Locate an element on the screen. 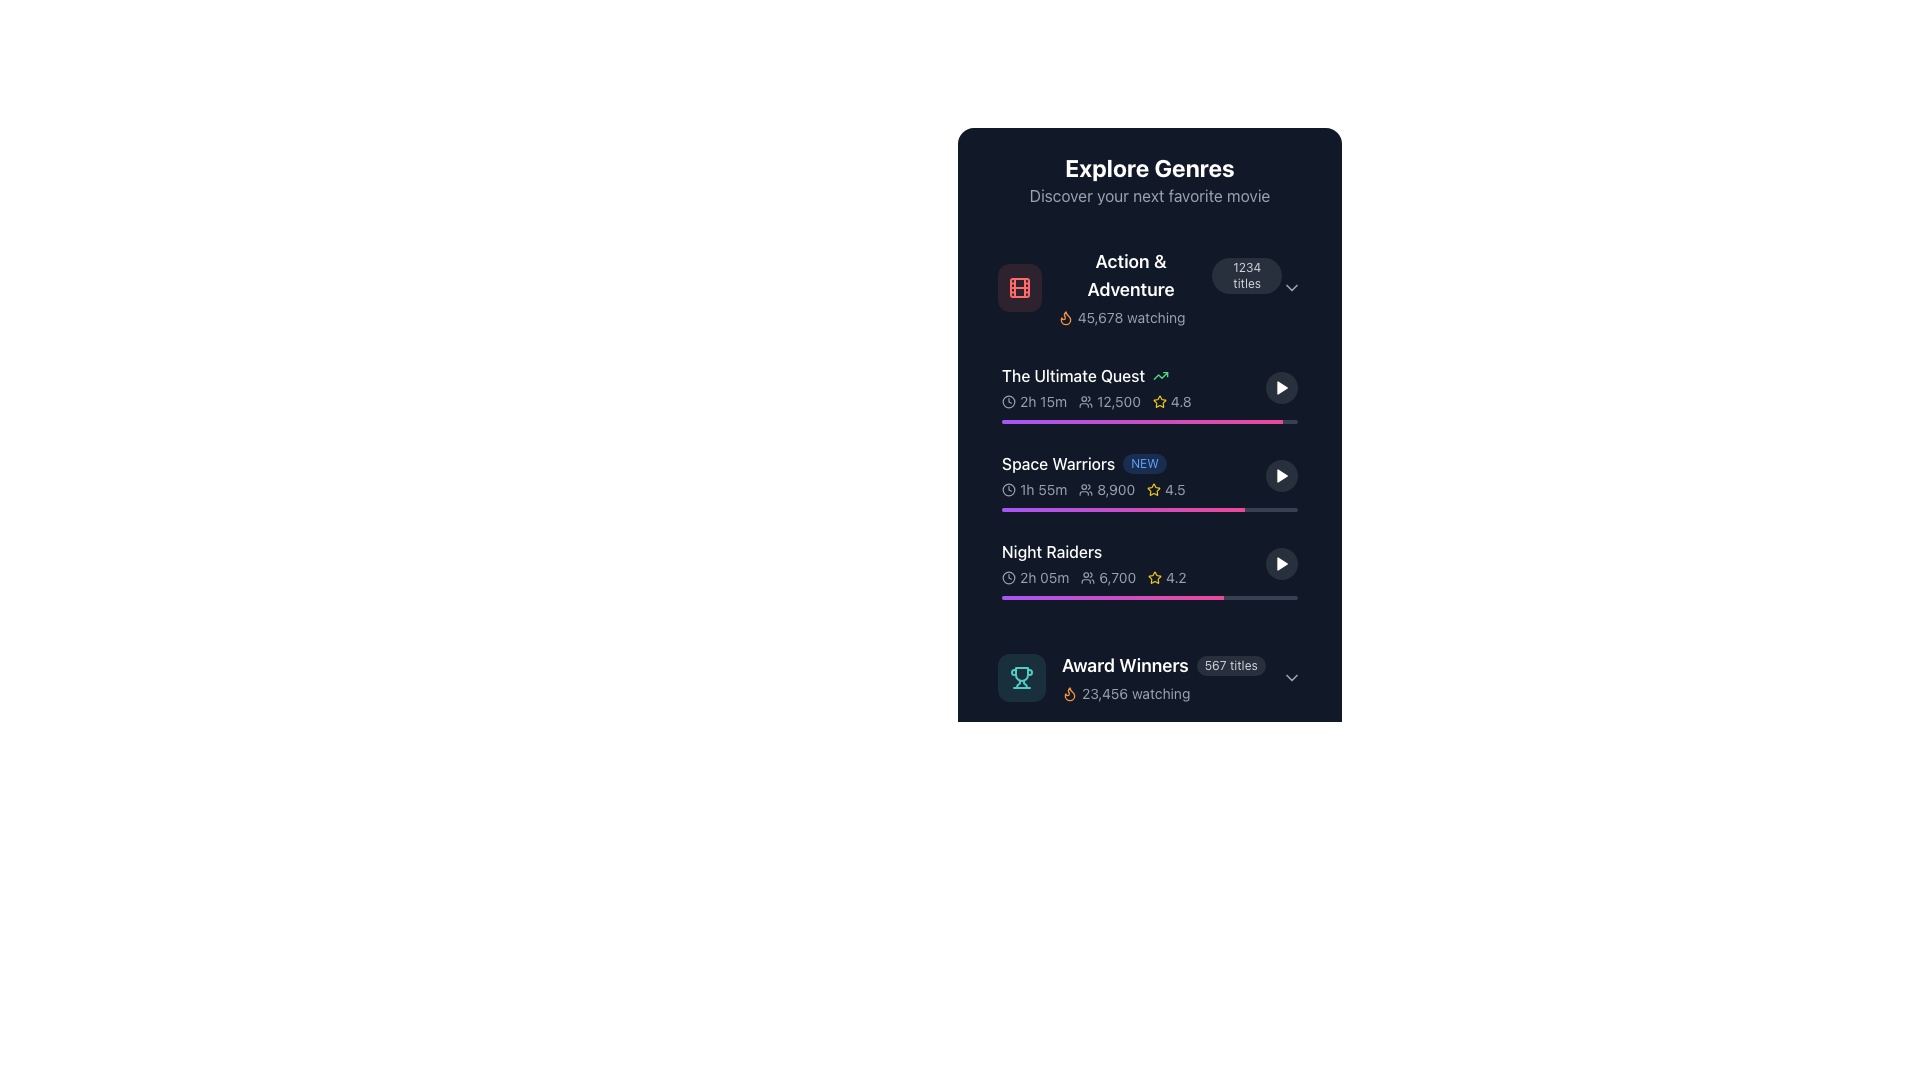 The height and width of the screenshot is (1080, 1920). the gradient bar value is located at coordinates (1002, 596).